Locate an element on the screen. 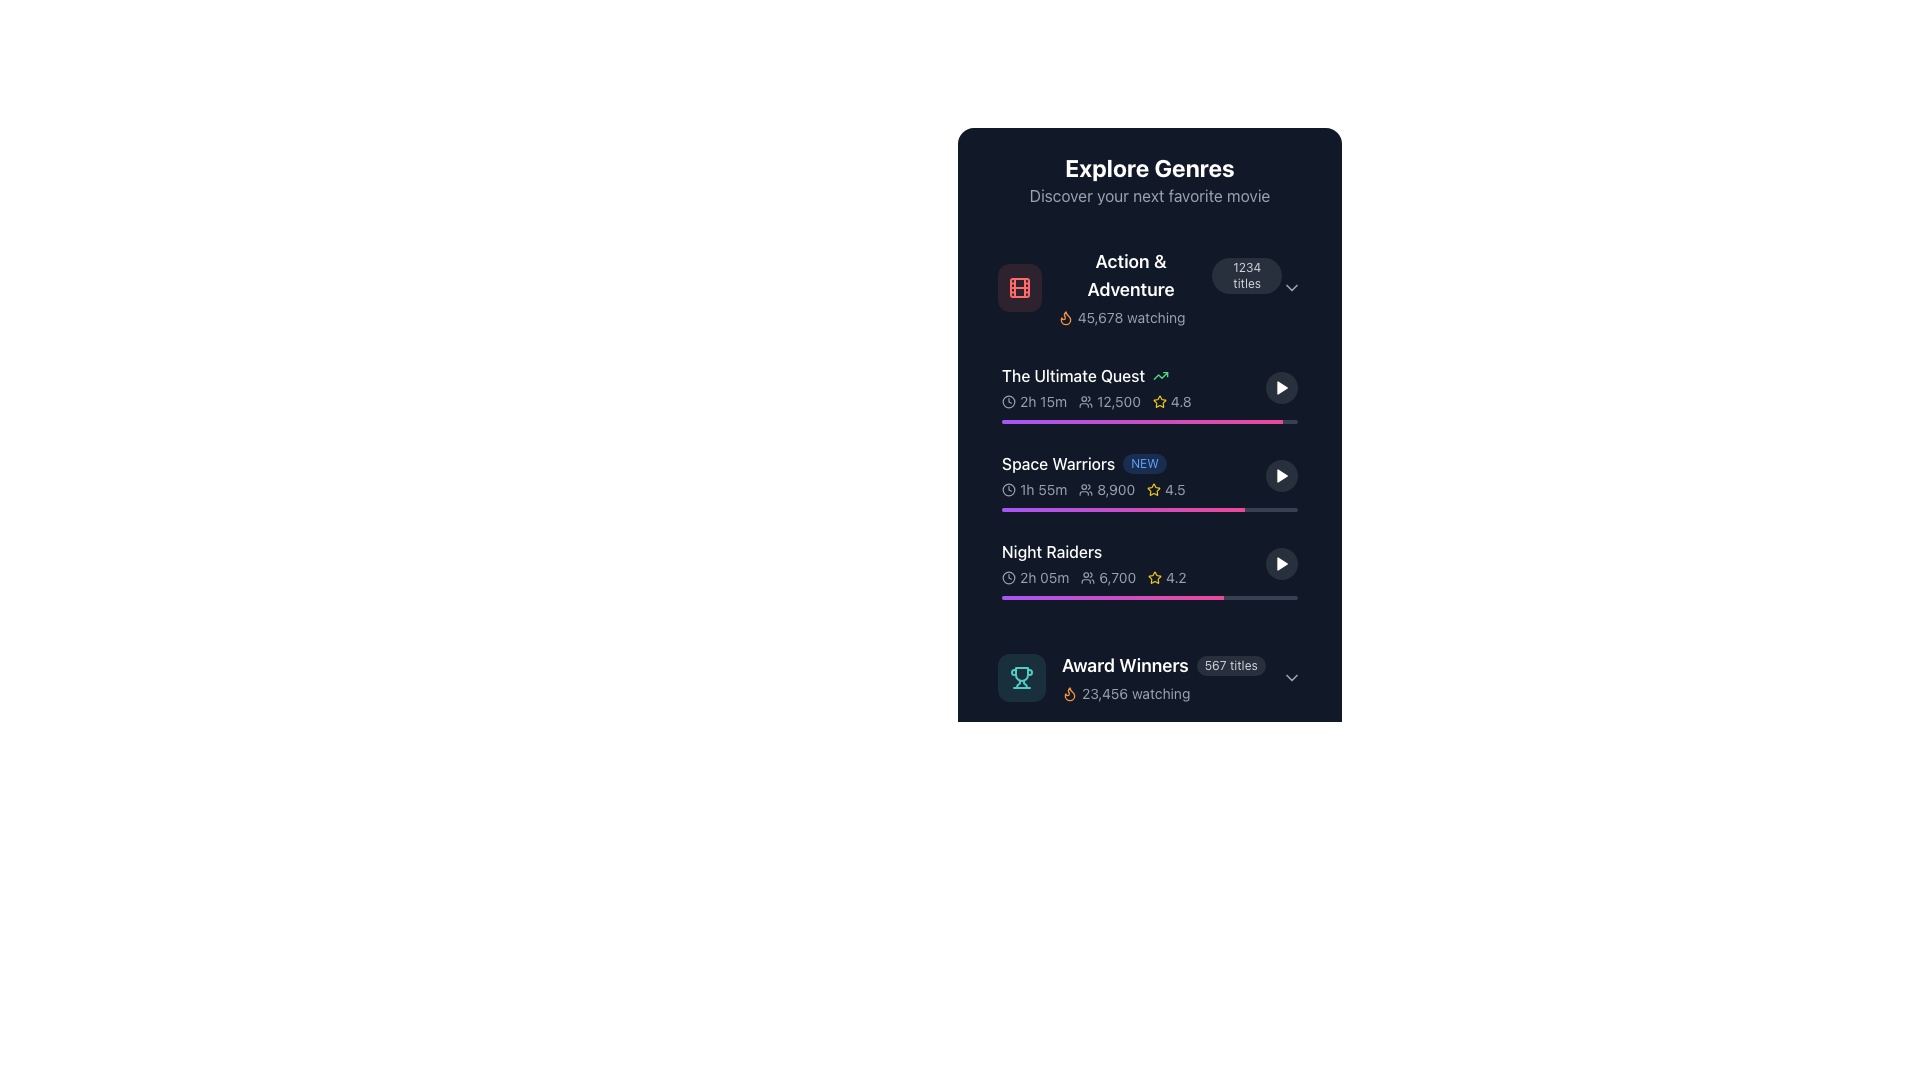 The height and width of the screenshot is (1080, 1920). the gradient bar value is located at coordinates (1002, 596).